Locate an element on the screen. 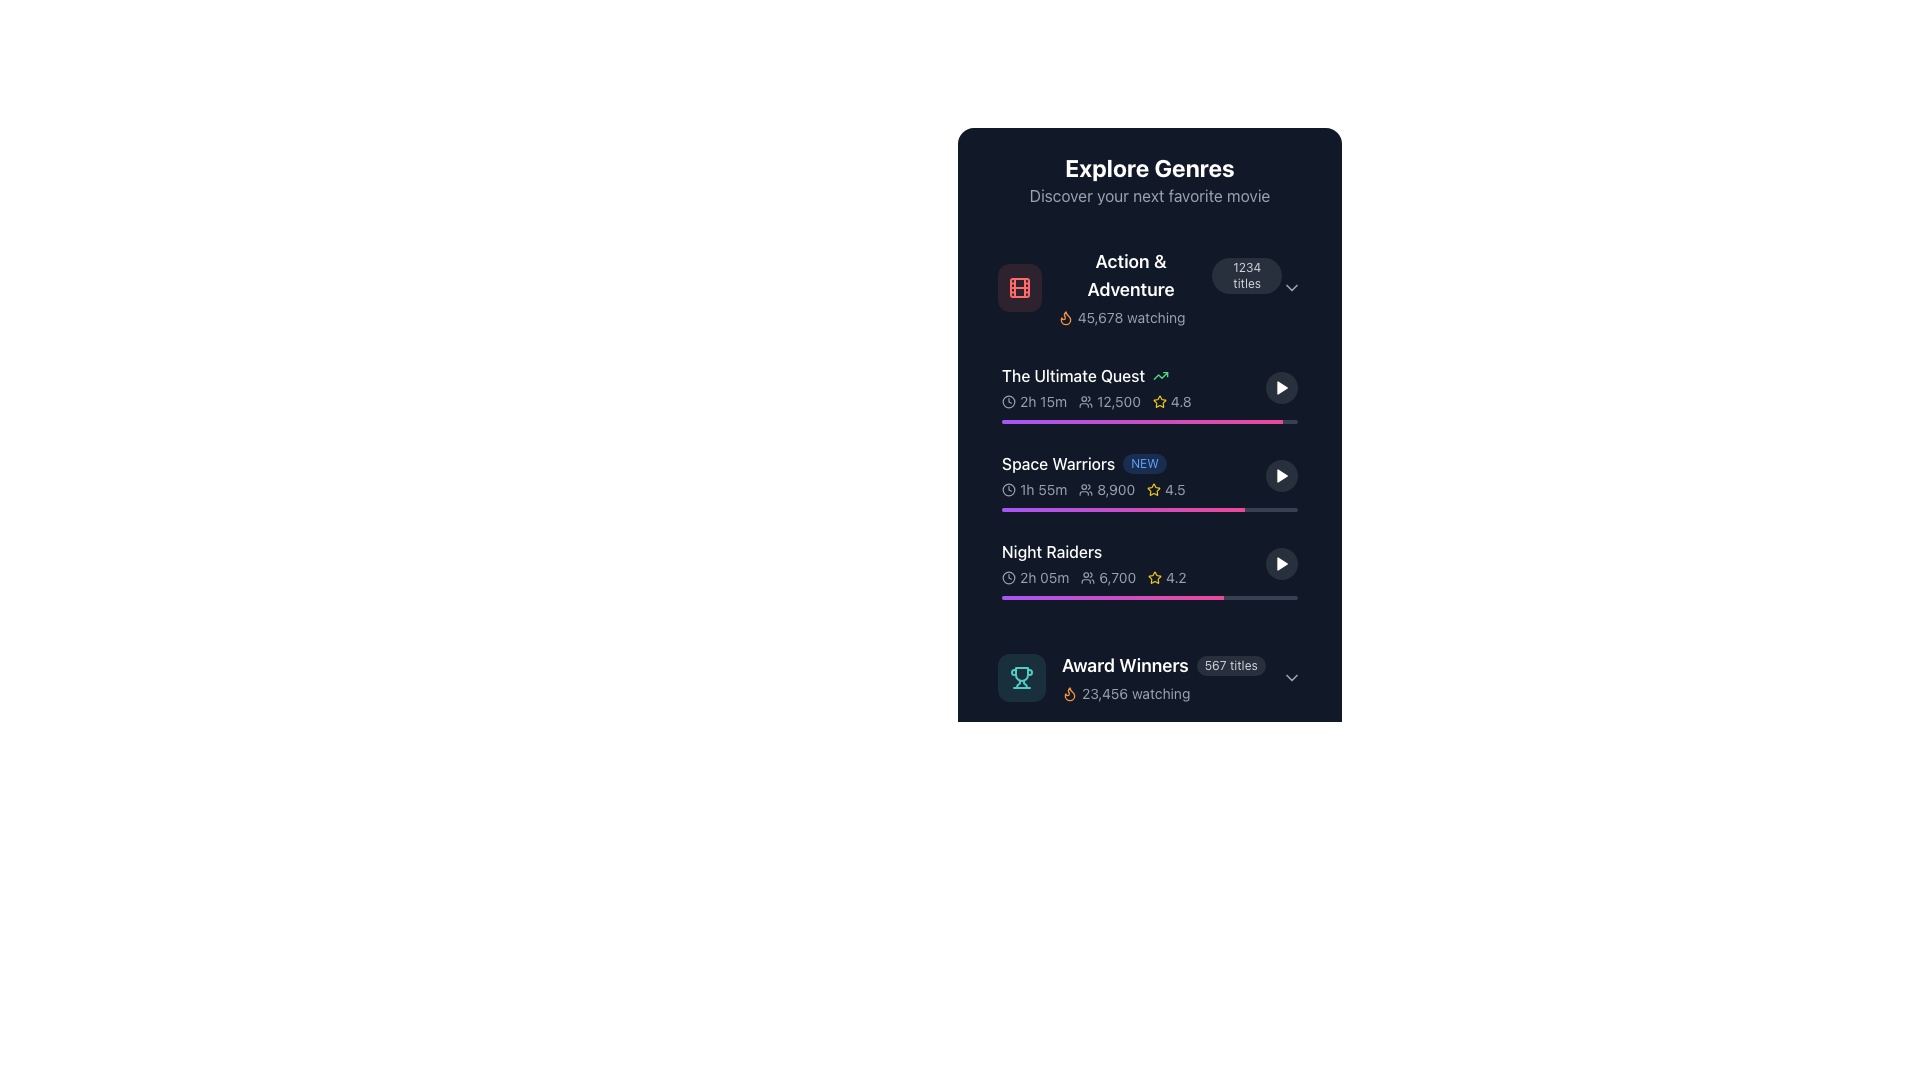 The height and width of the screenshot is (1080, 1920). the gradient bar value is located at coordinates (1002, 596).